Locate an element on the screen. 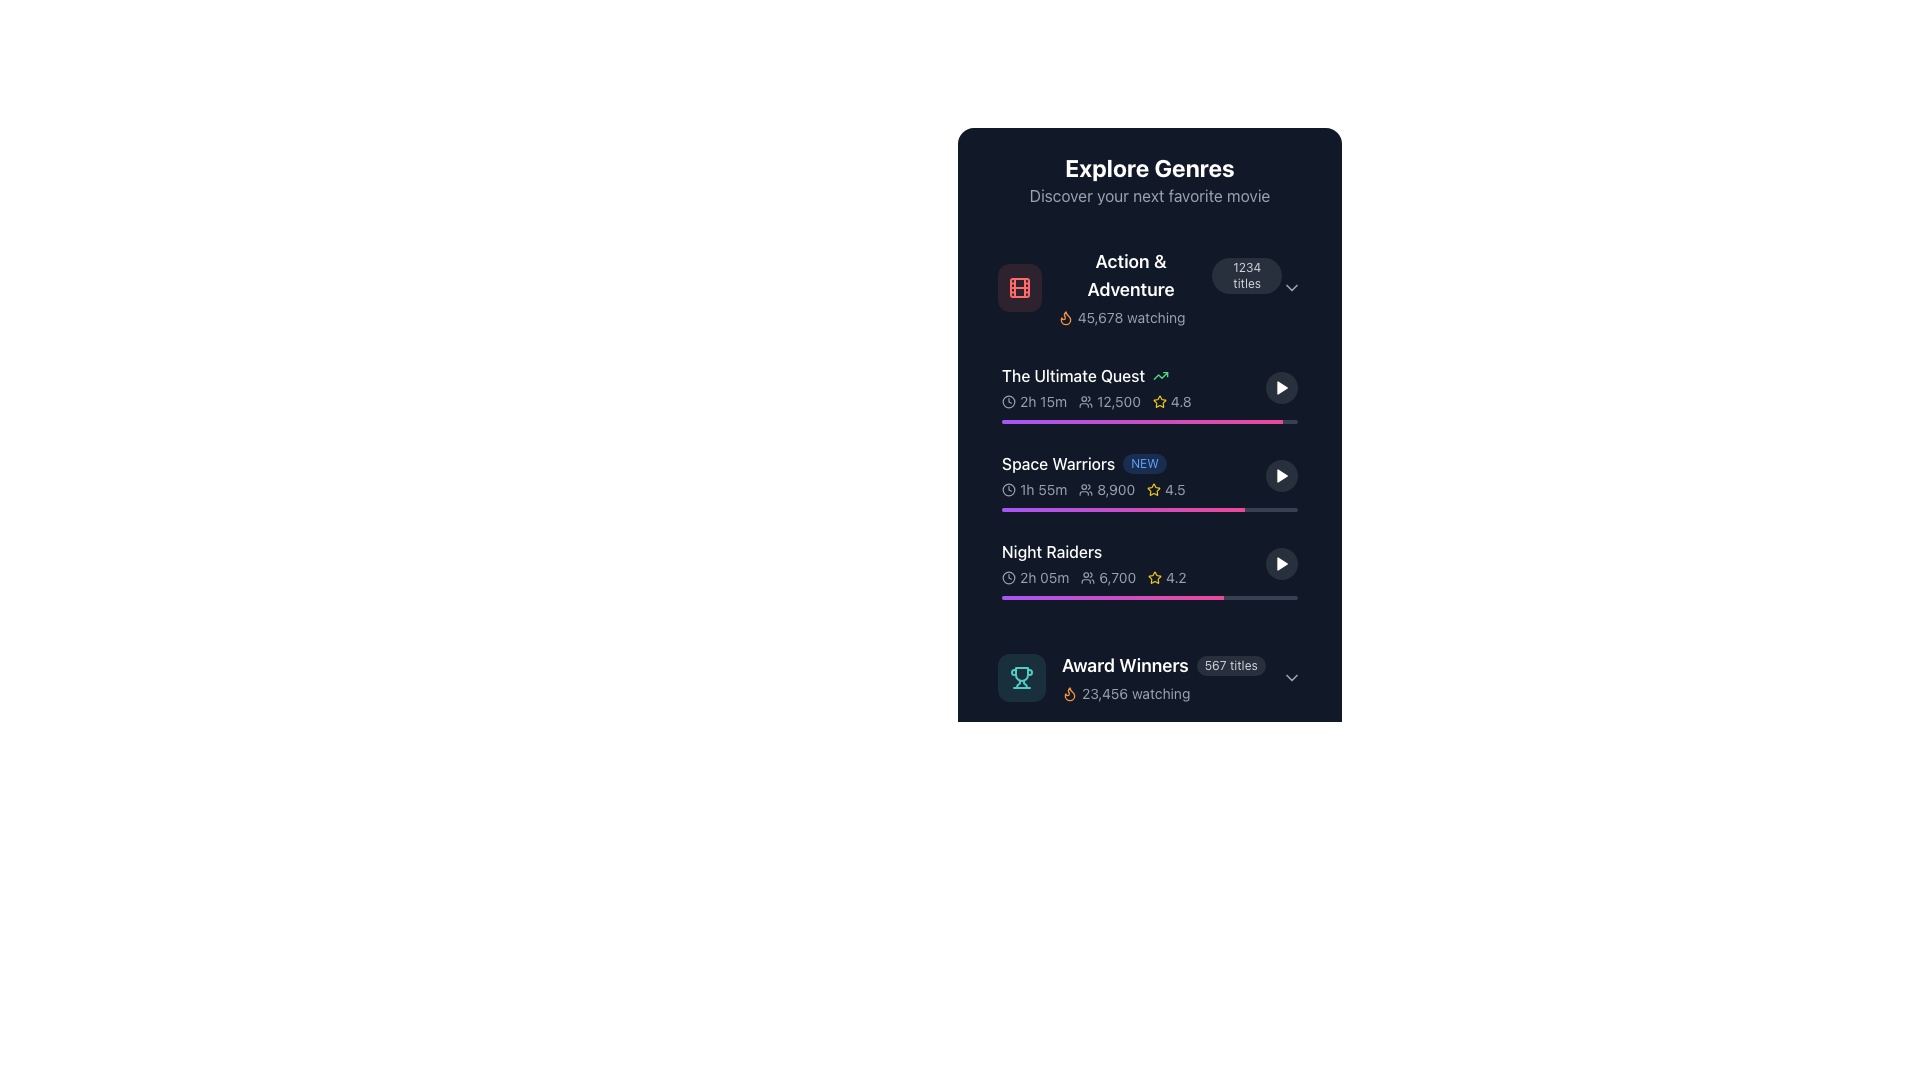 The height and width of the screenshot is (1080, 1920). the gradient bar value is located at coordinates (1002, 596).